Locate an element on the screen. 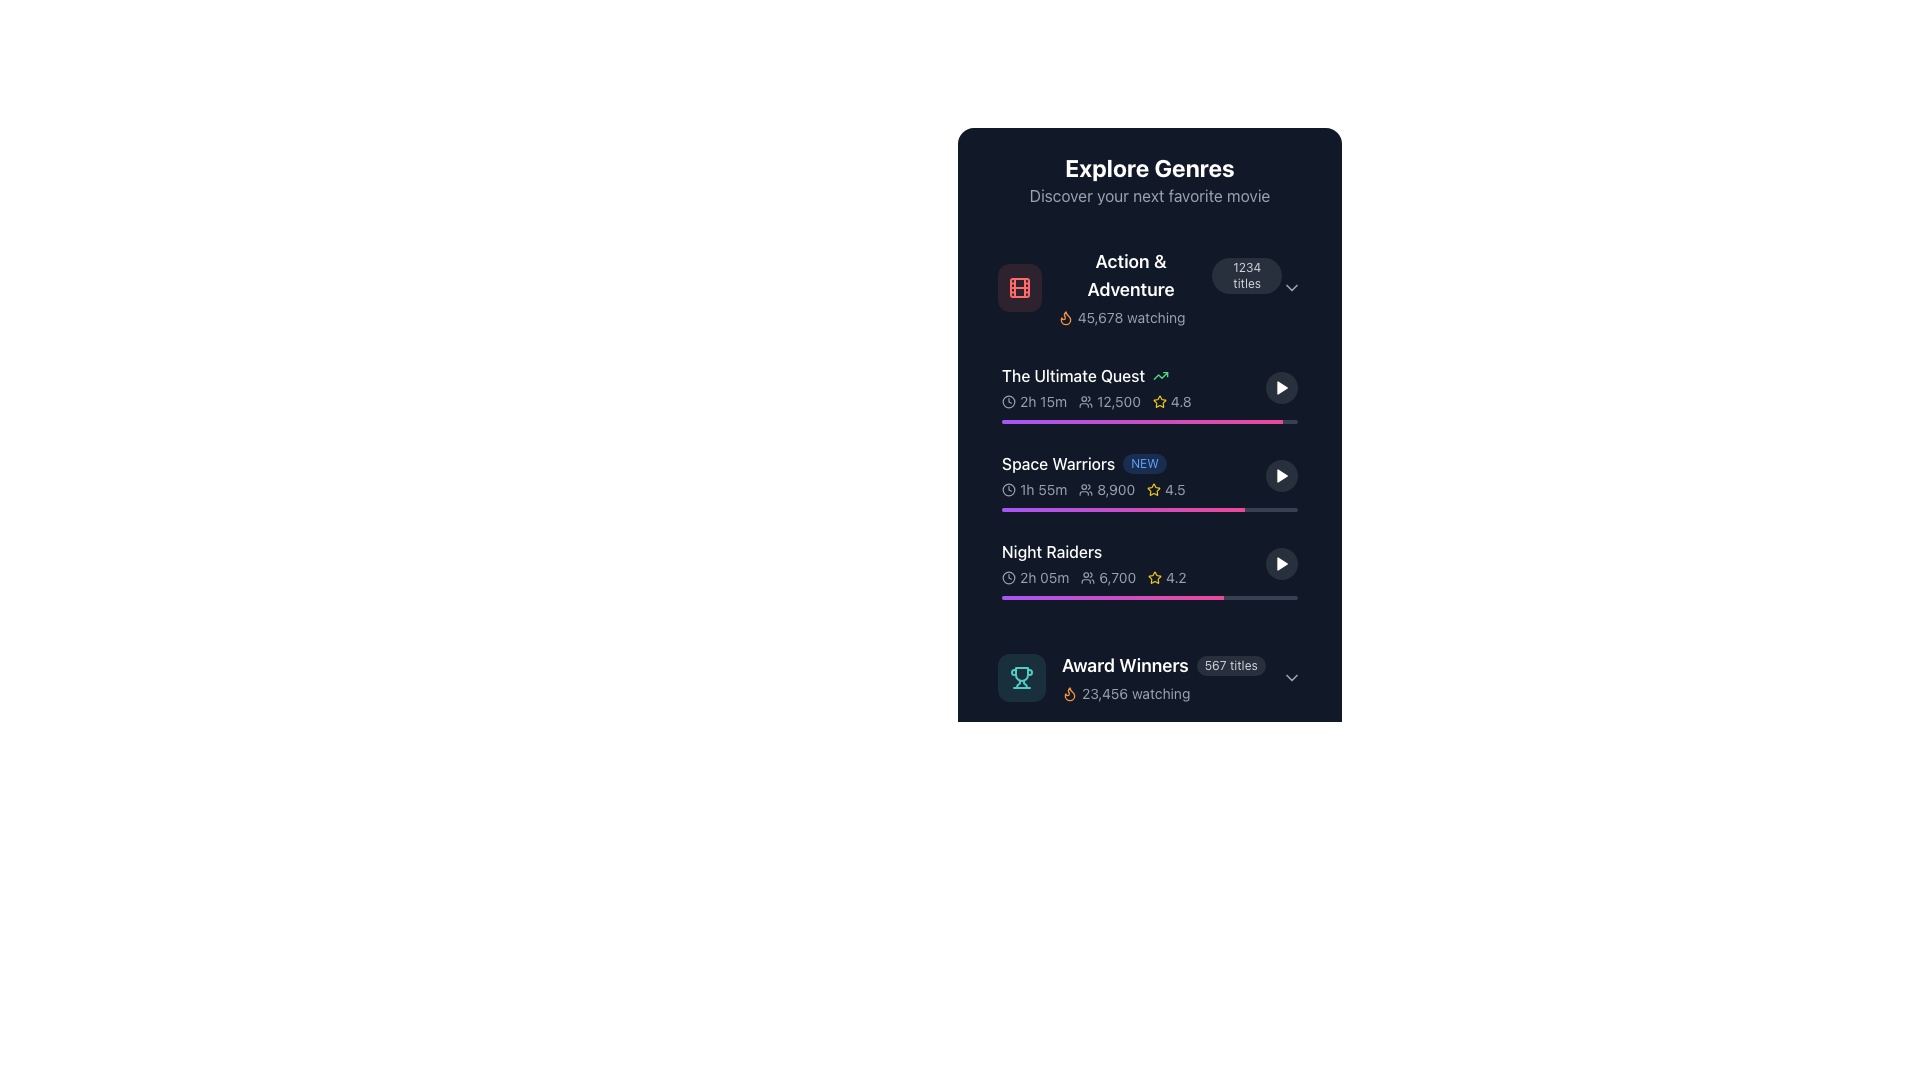 The height and width of the screenshot is (1080, 1920). the gradient bar value is located at coordinates (1002, 596).